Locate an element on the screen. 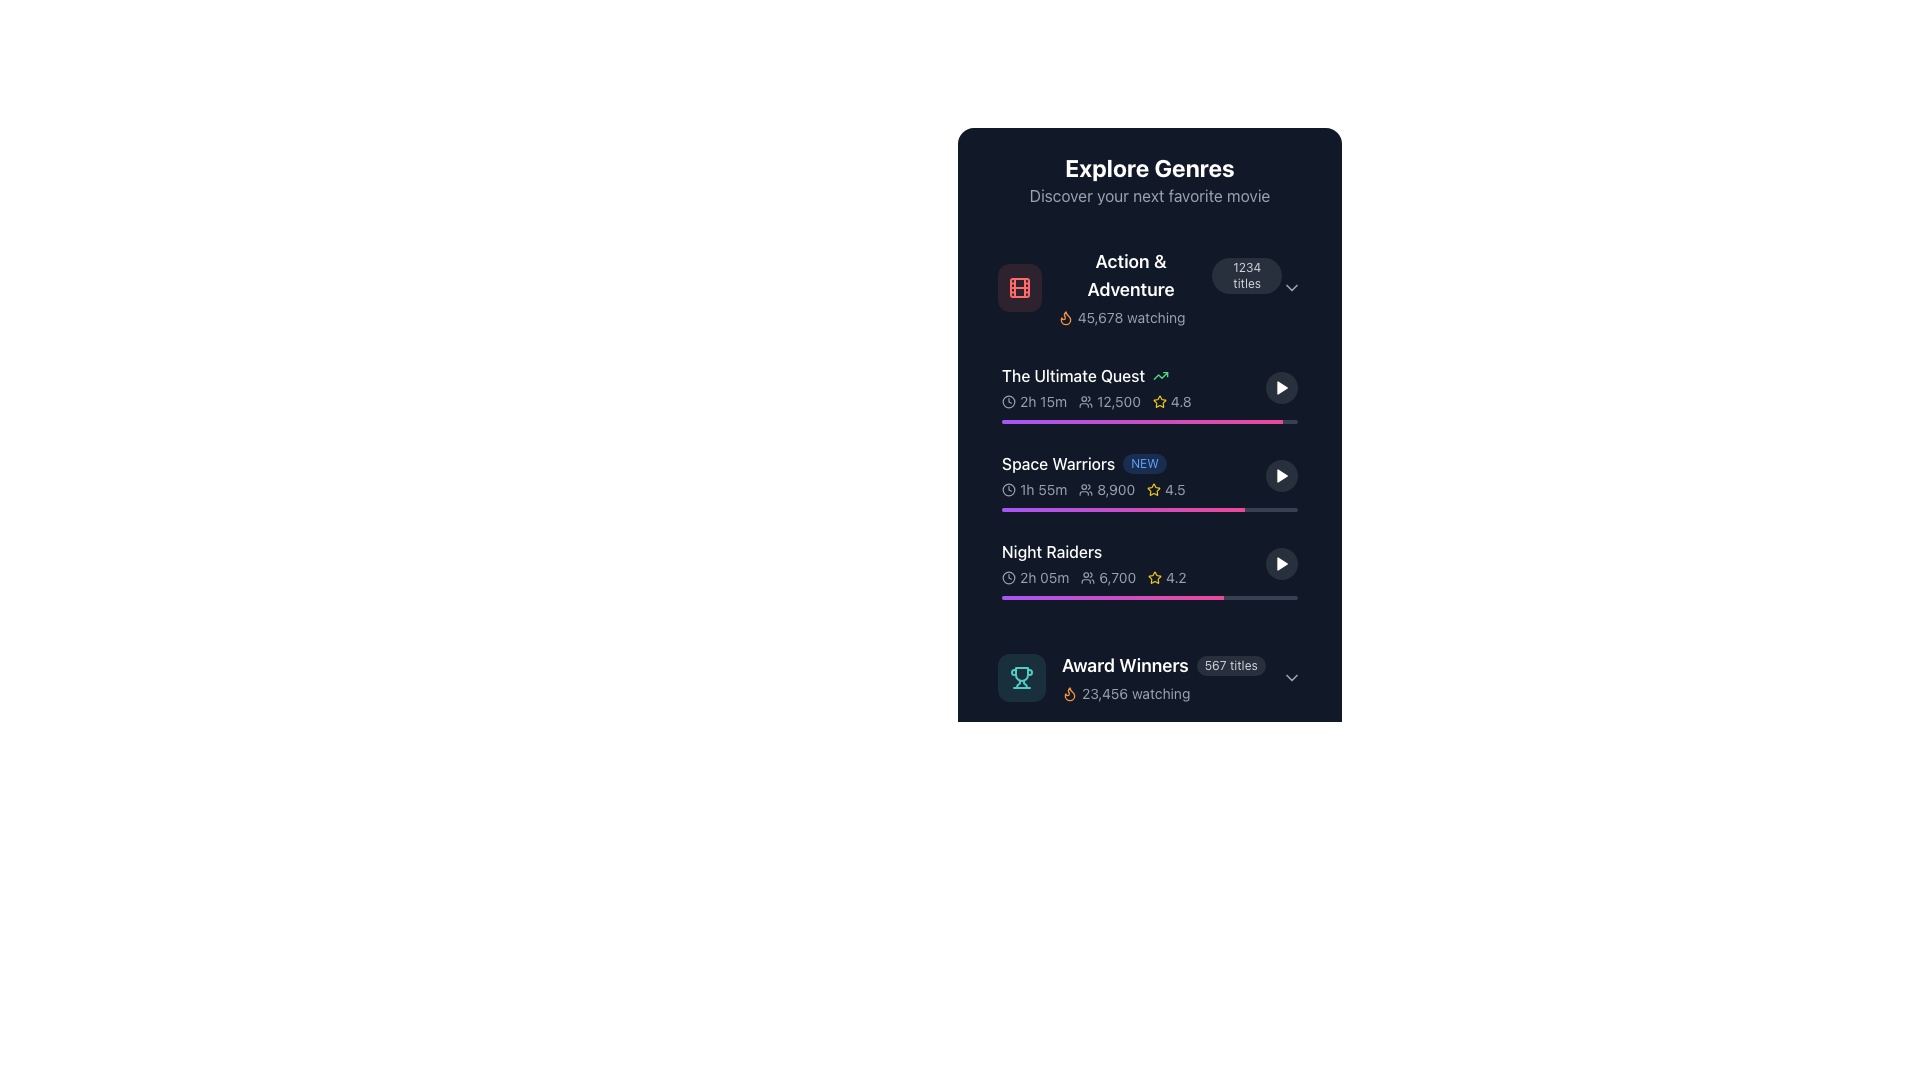 The height and width of the screenshot is (1080, 1920). the gradient bar value is located at coordinates (1002, 596).